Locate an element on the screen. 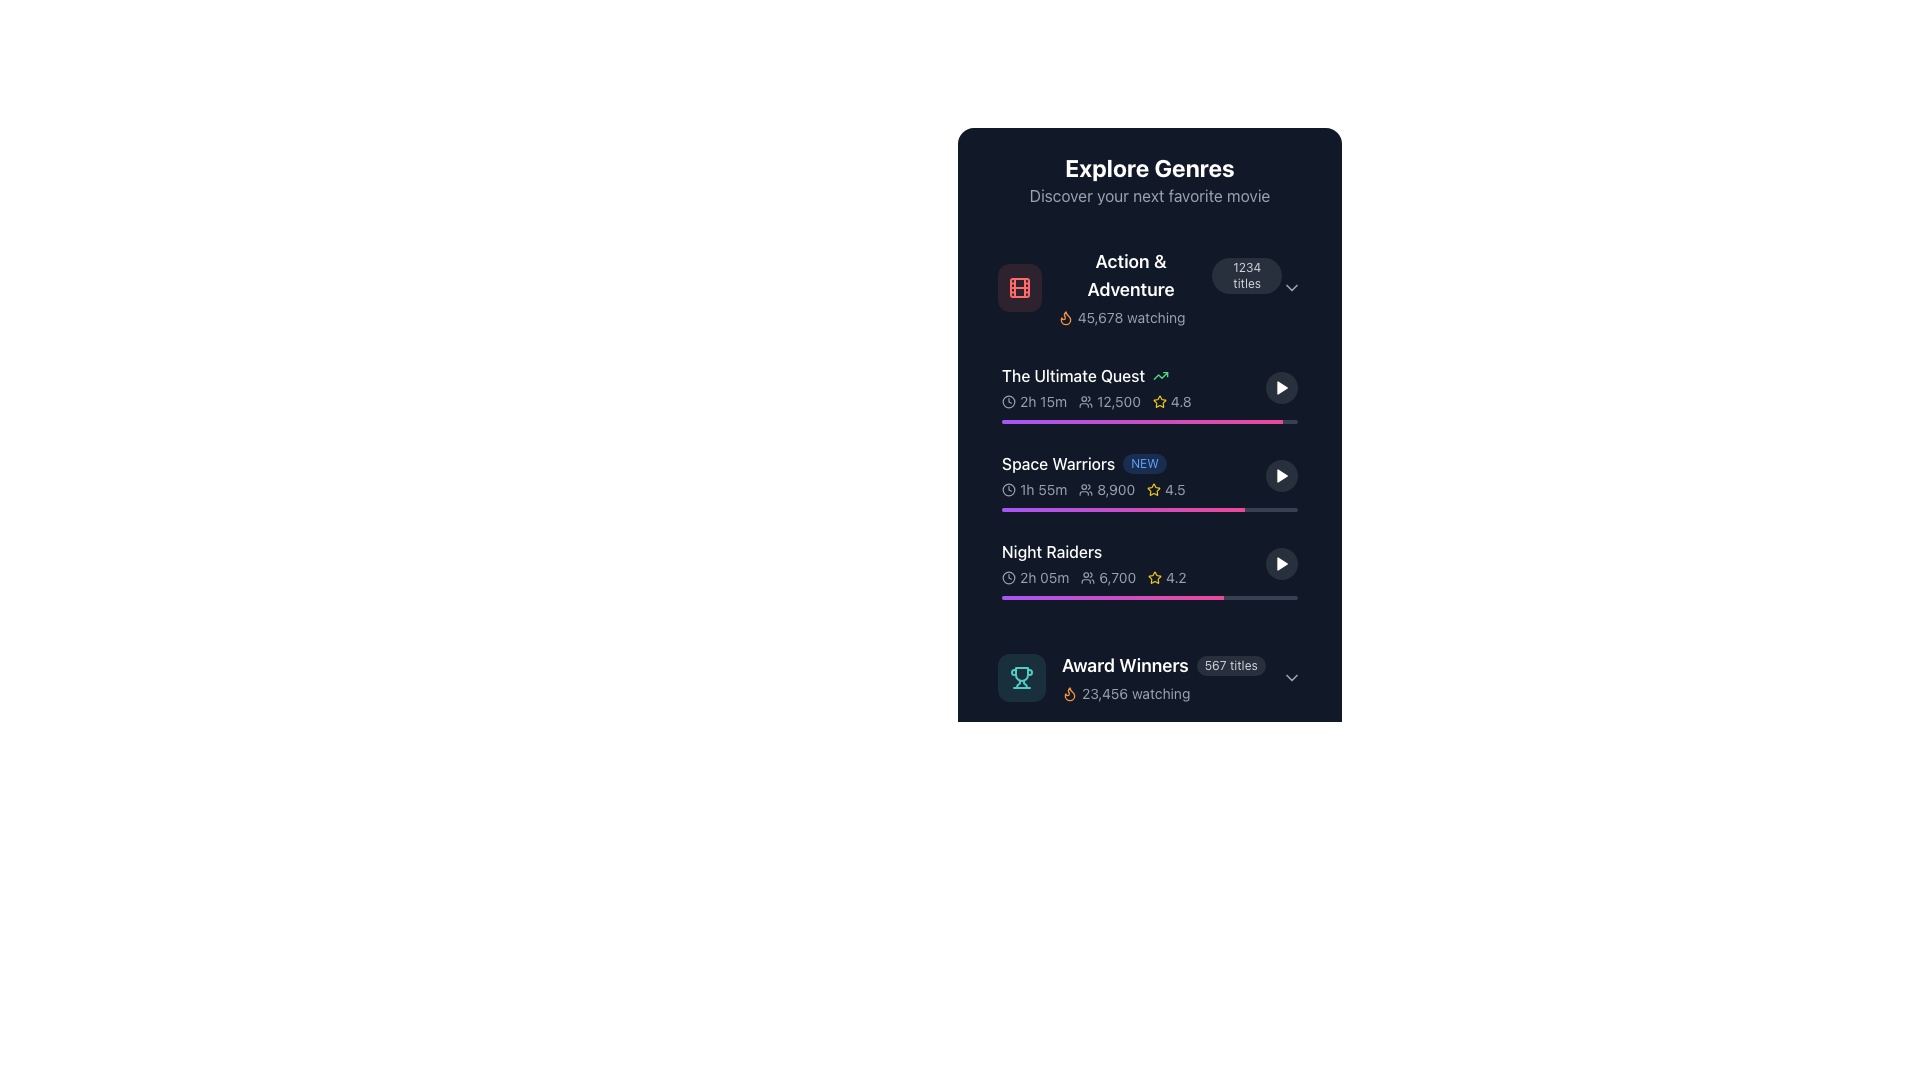 The height and width of the screenshot is (1080, 1920). the gradient bar value is located at coordinates (1002, 596).